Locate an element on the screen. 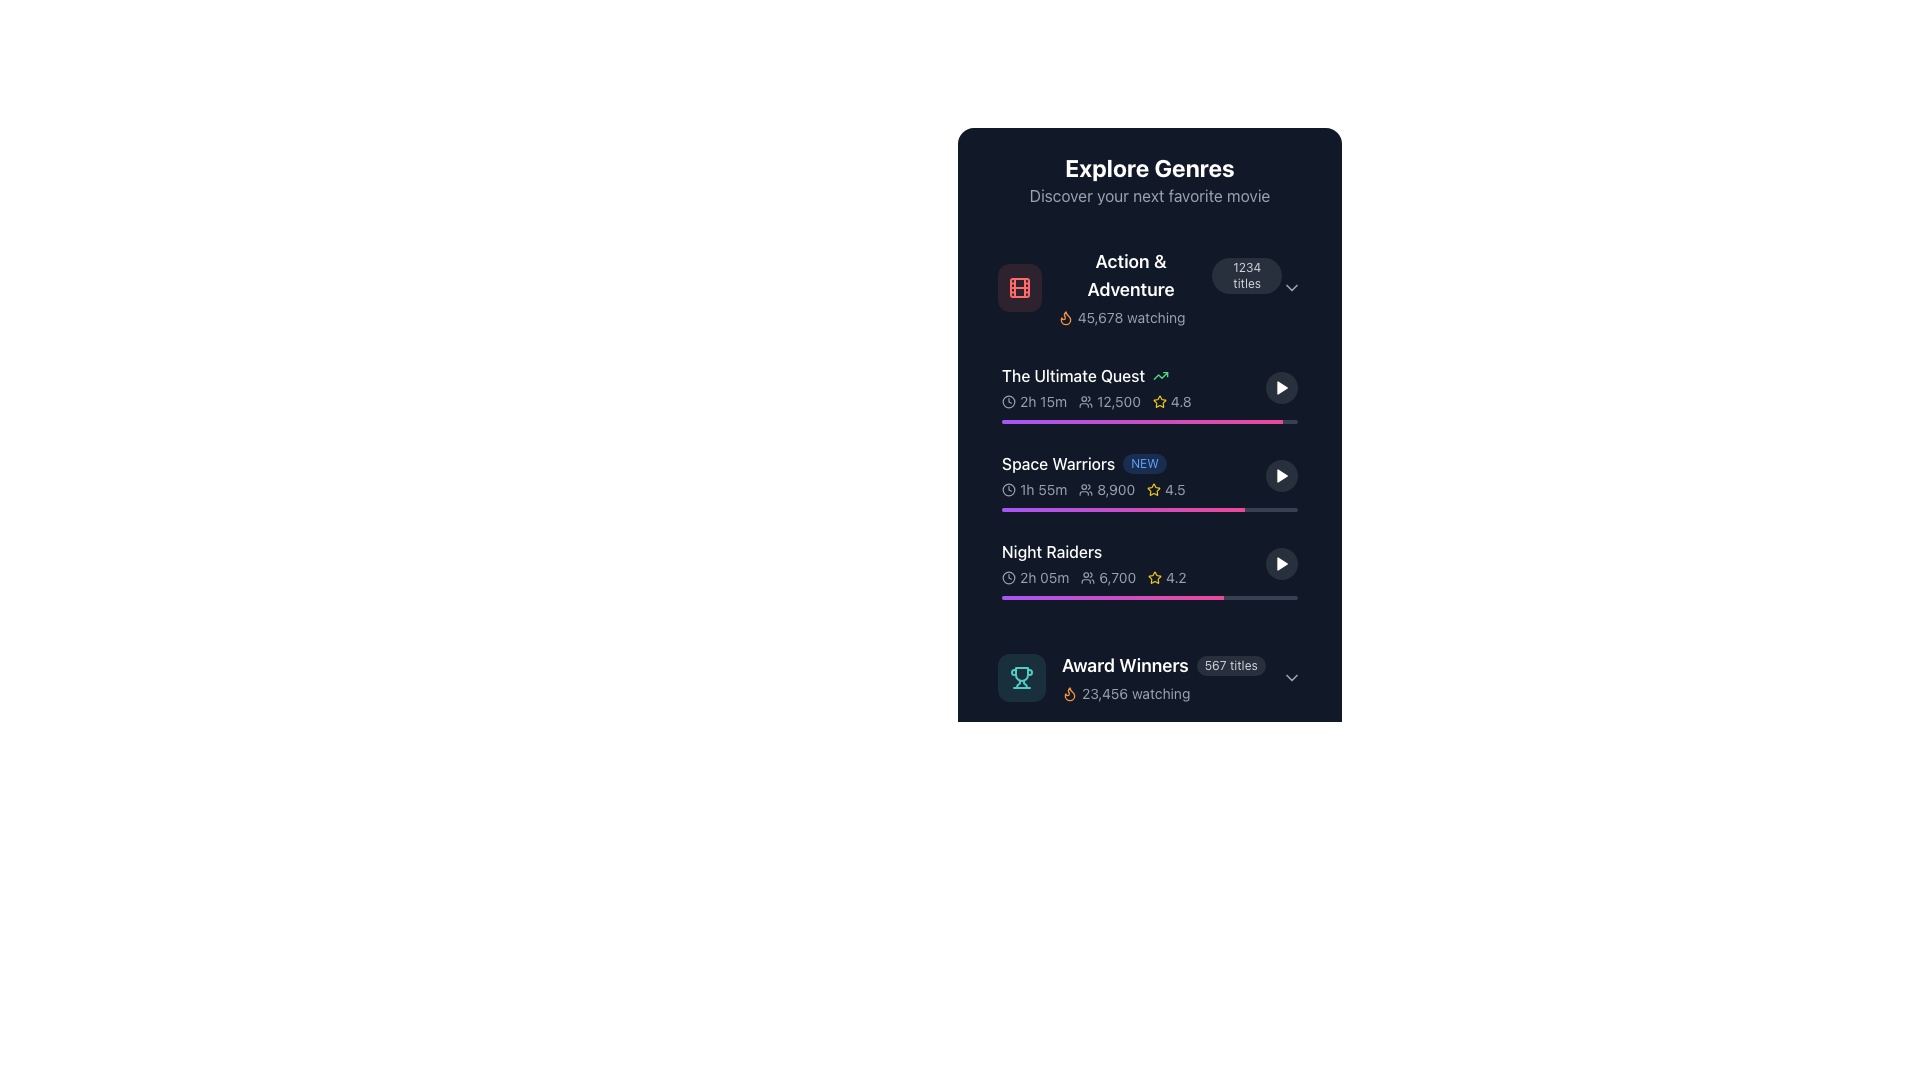 The height and width of the screenshot is (1080, 1920). the gradient bar value is located at coordinates (1002, 596).